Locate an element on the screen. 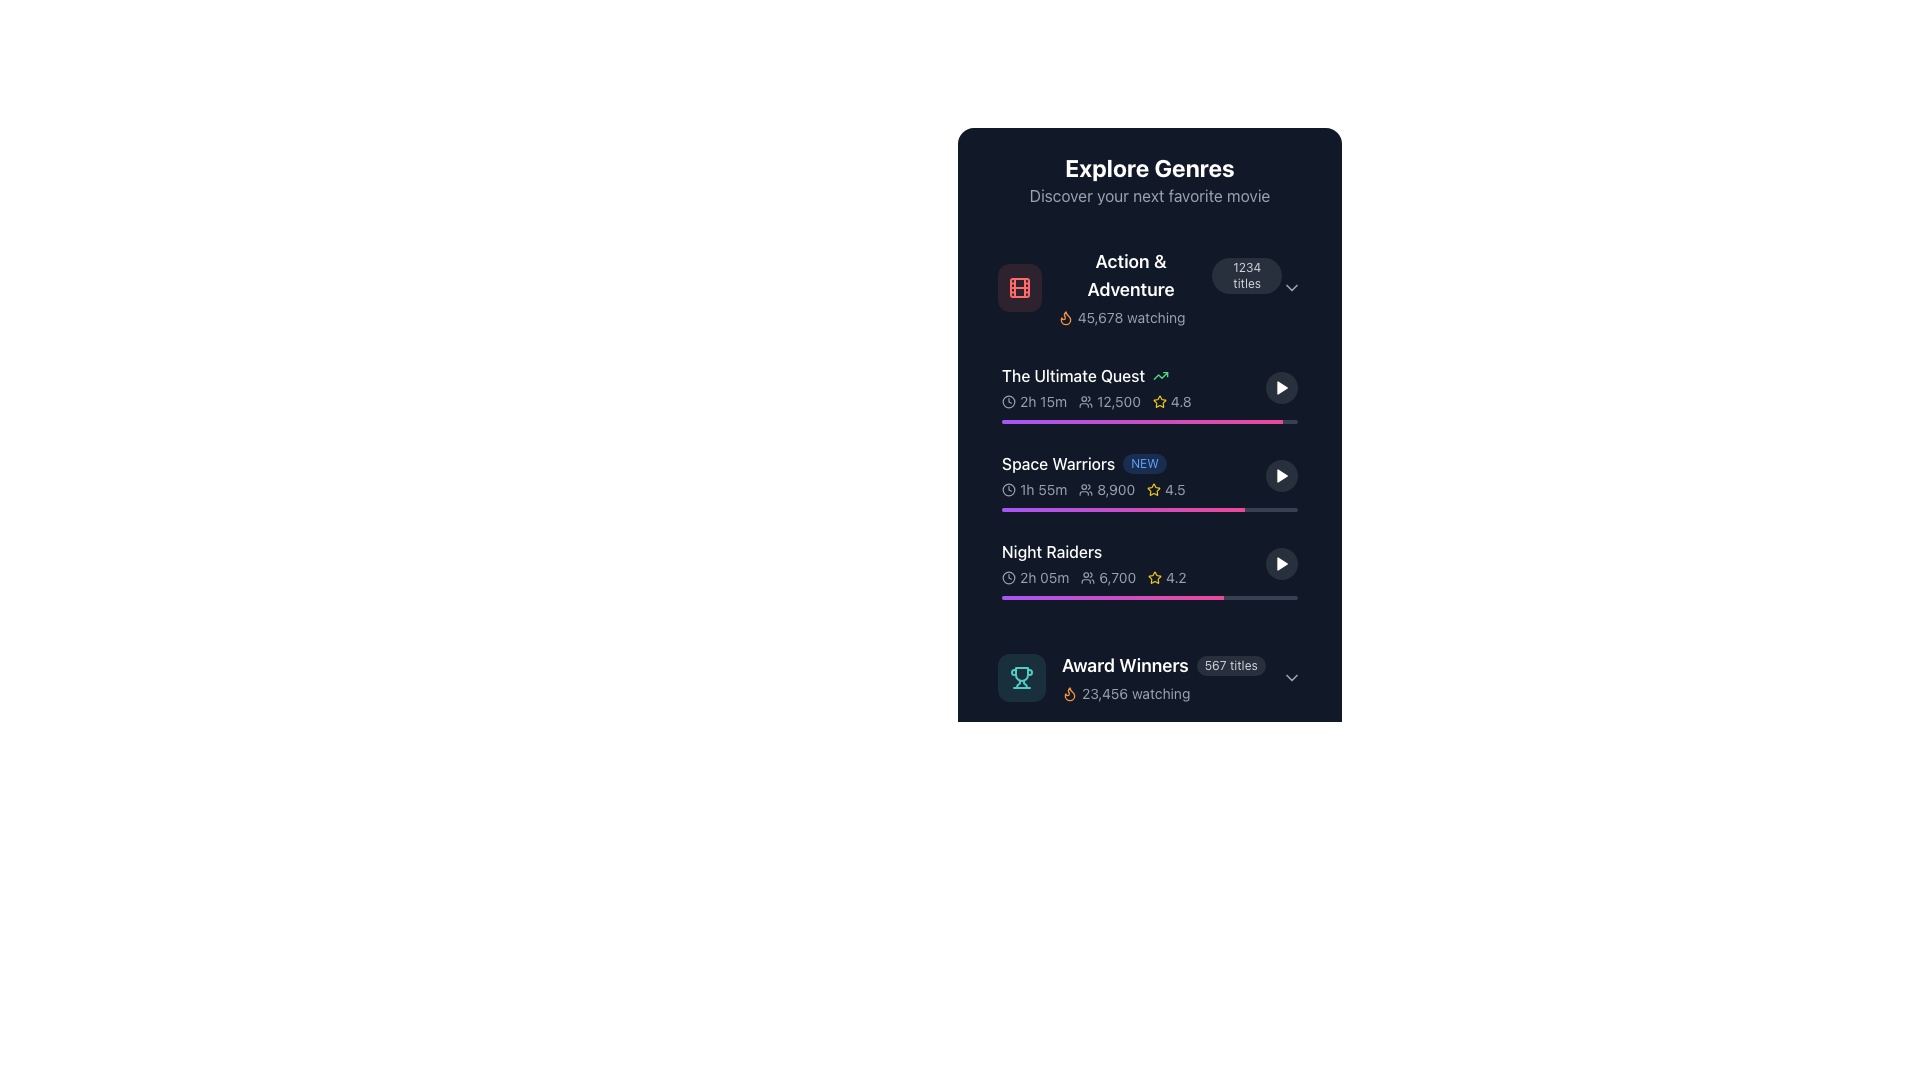 The height and width of the screenshot is (1080, 1920). the gradient bar value is located at coordinates (1002, 596).